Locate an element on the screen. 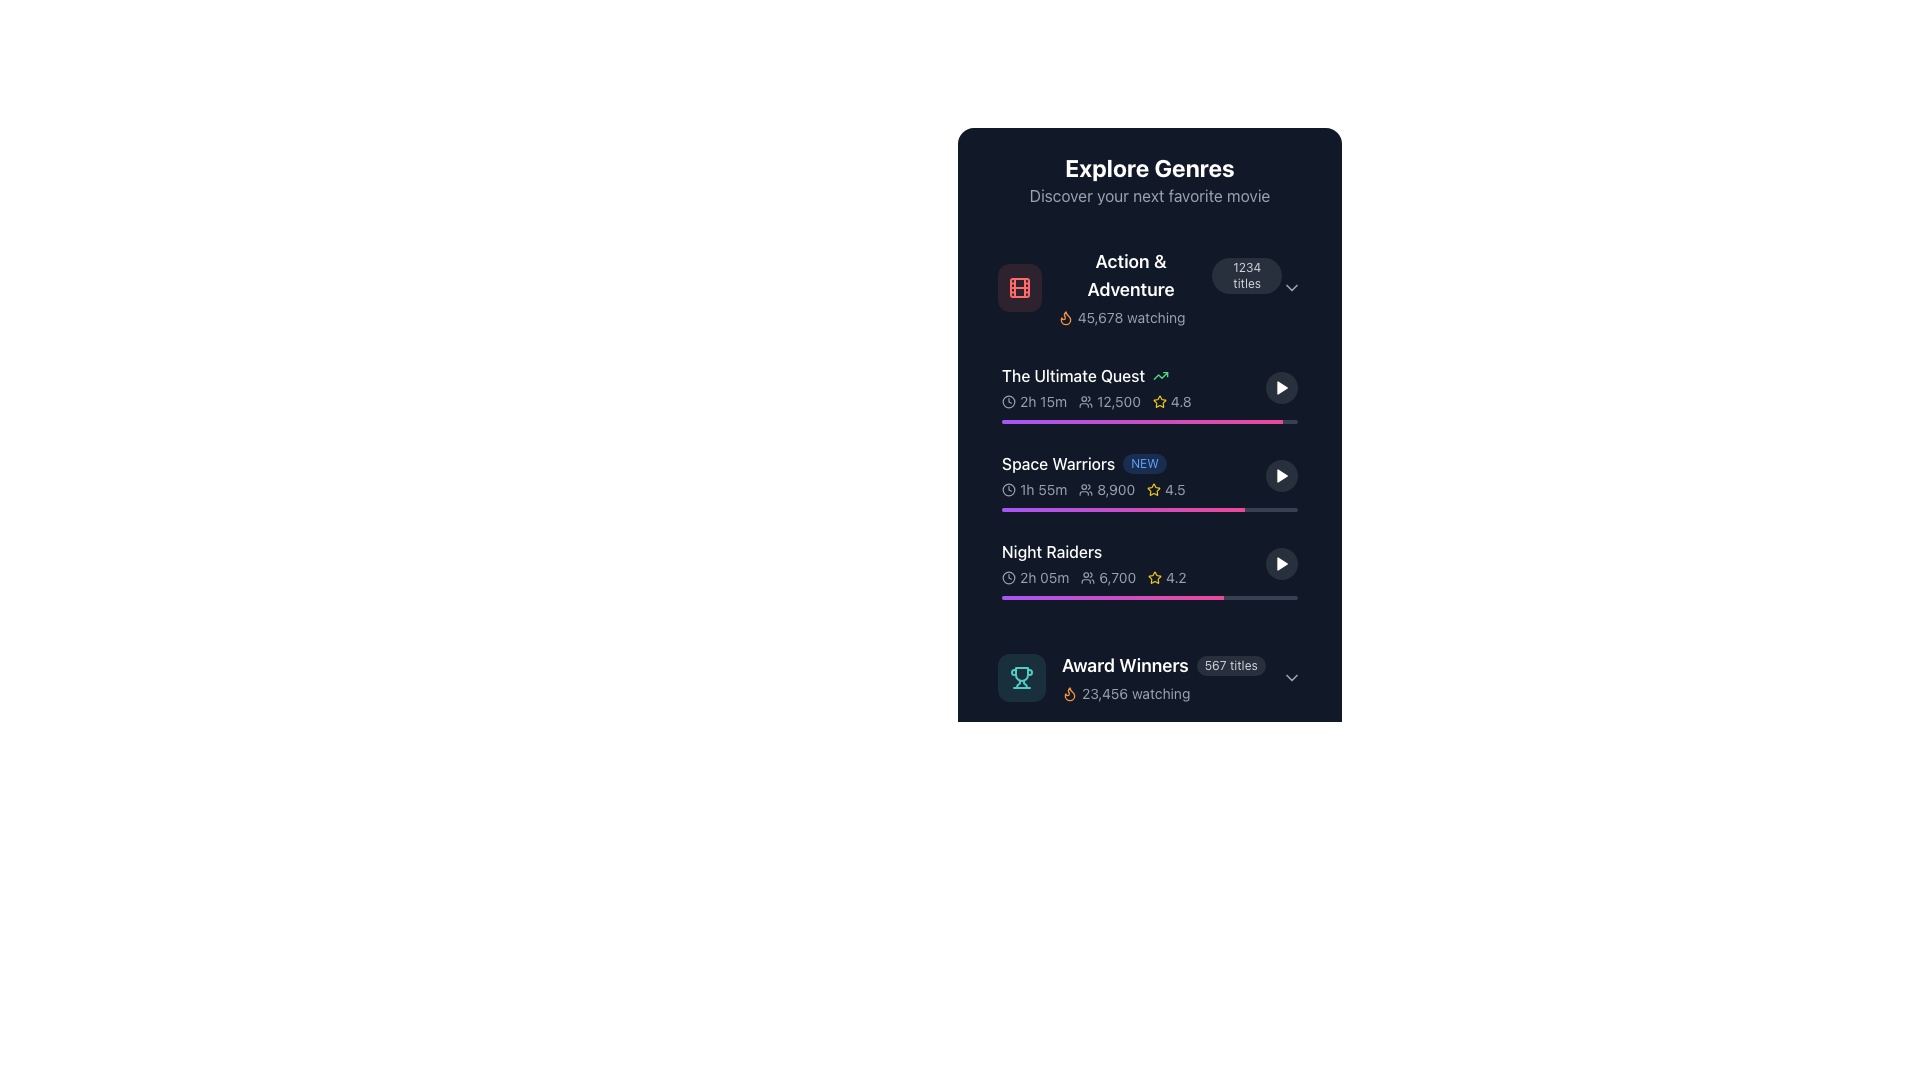 The height and width of the screenshot is (1080, 1920). the gradient bar value is located at coordinates (1002, 596).